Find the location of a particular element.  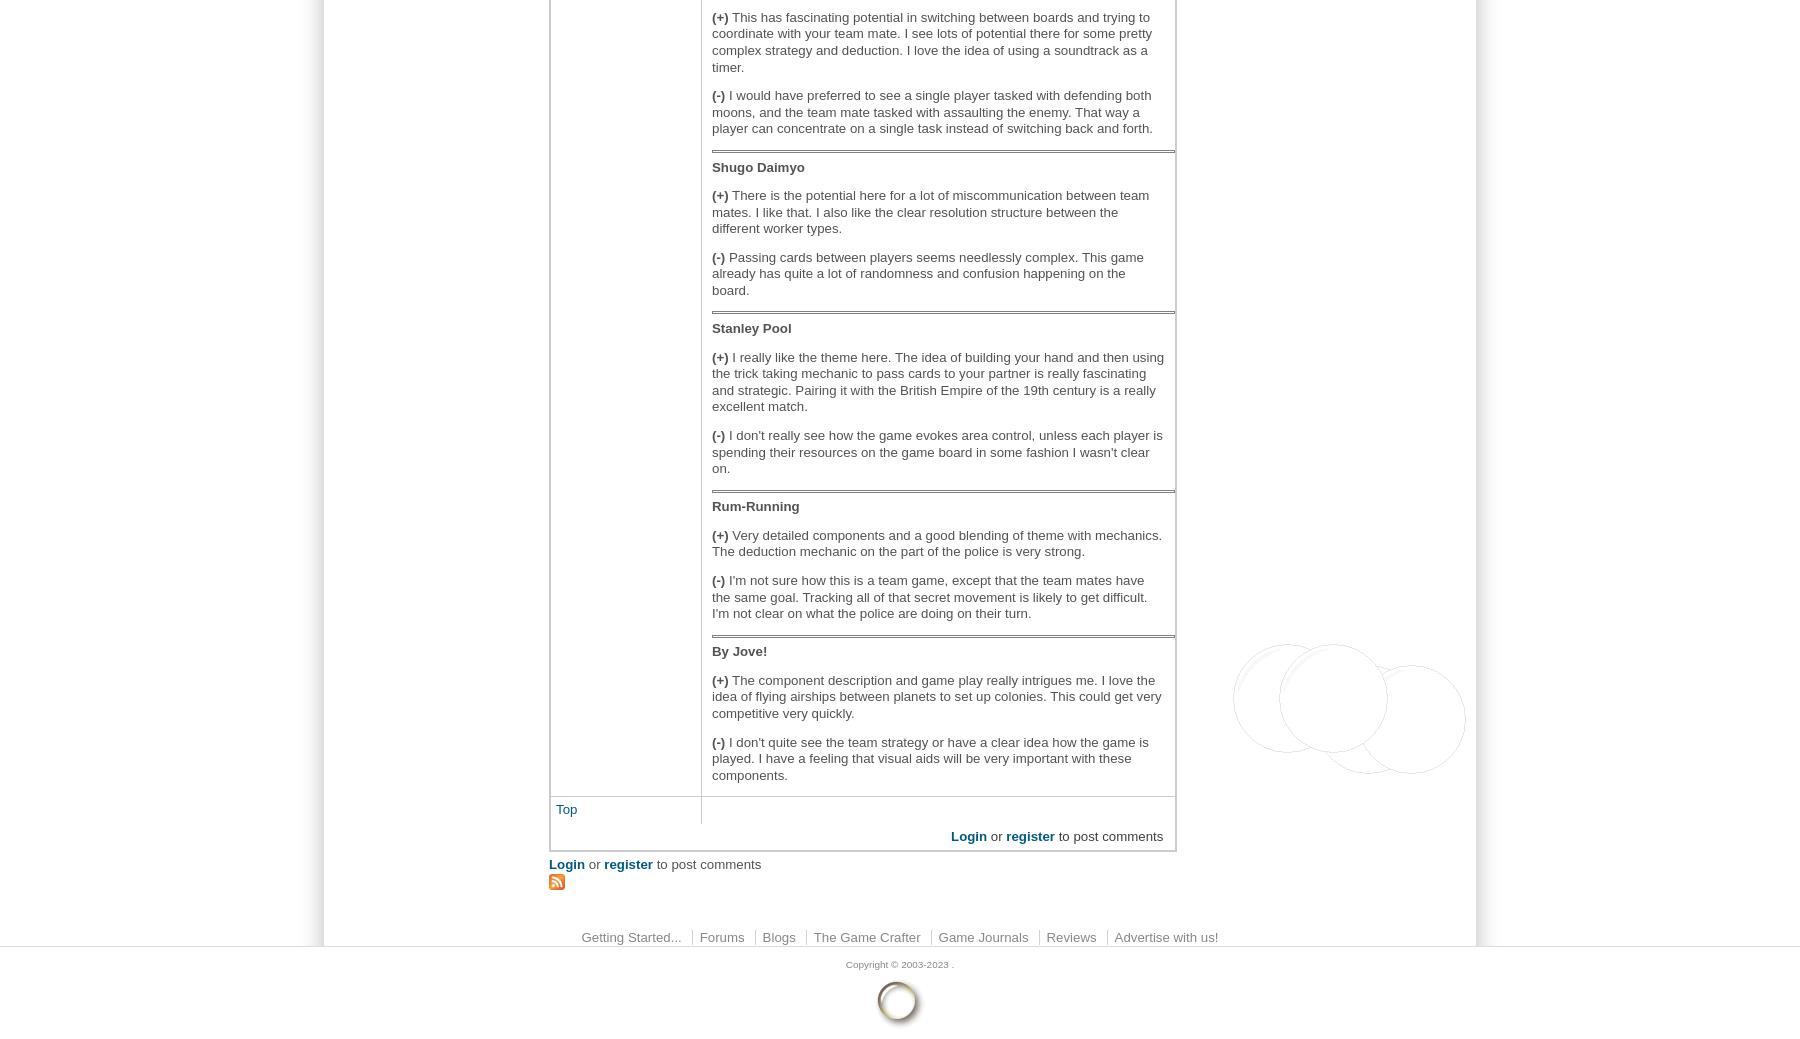

'There is the potential here for a lot of miscommunication between team mates. I like that. I also like the clear resolution structure between the different worker types.' is located at coordinates (929, 211).